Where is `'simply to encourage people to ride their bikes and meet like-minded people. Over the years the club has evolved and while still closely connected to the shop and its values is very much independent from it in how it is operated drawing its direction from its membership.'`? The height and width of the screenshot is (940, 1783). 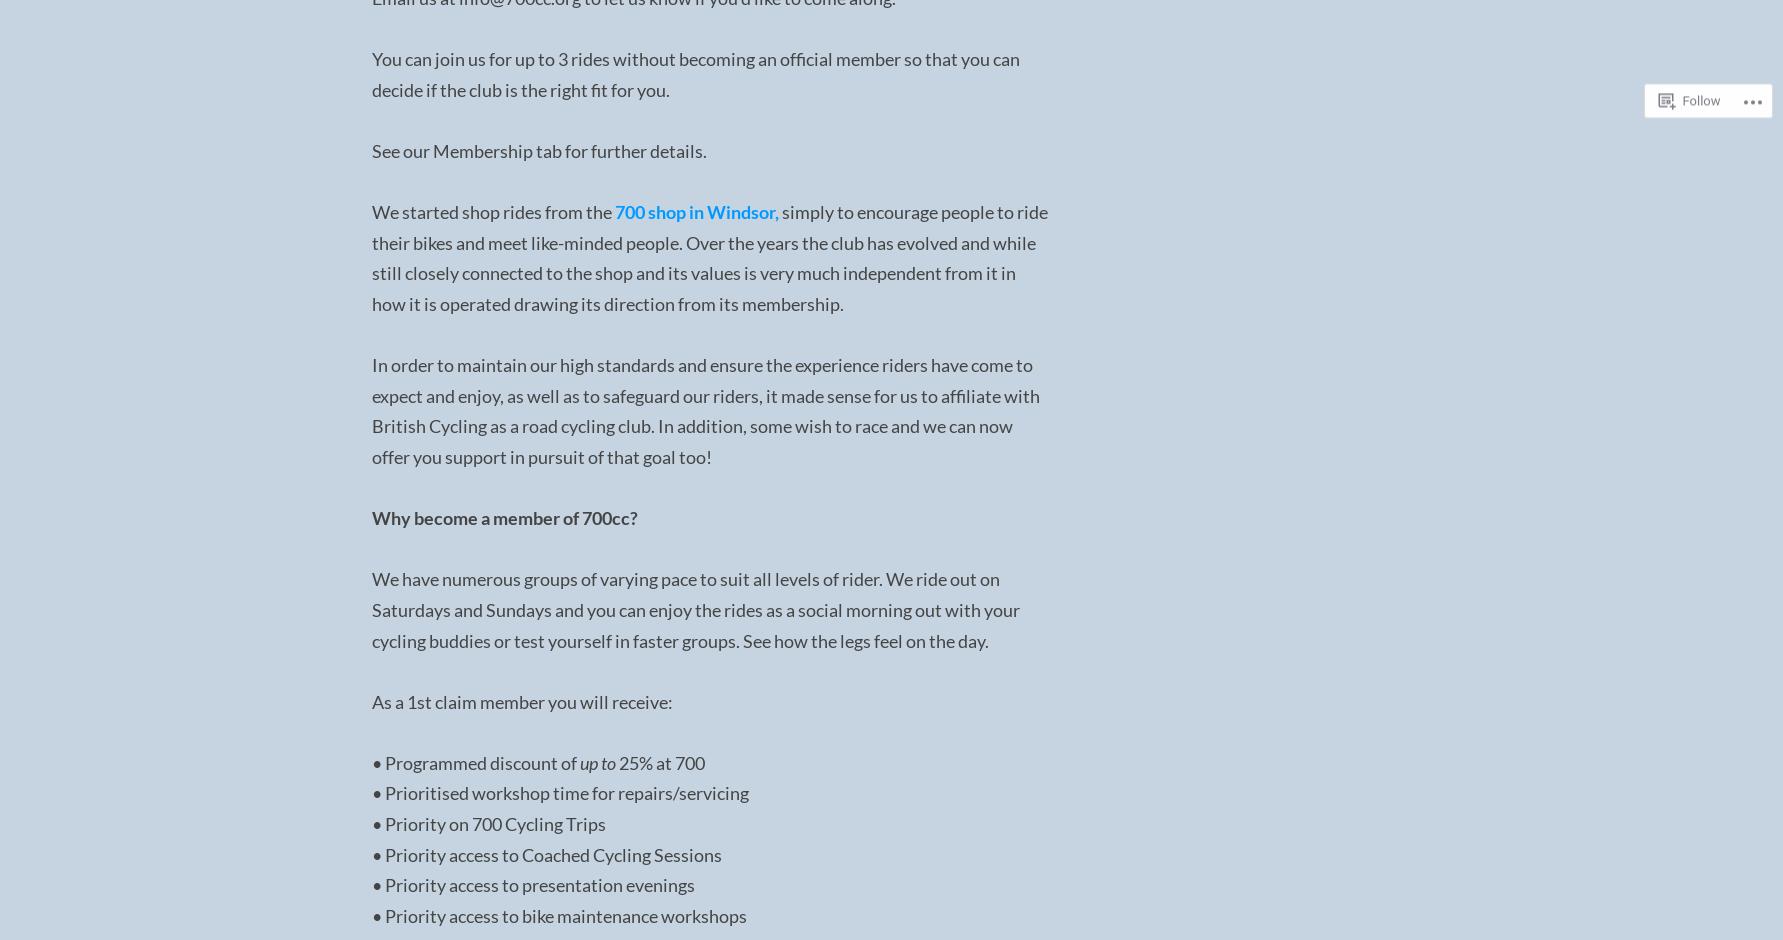
'simply to encourage people to ride their bikes and meet like-minded people. Over the years the club has evolved and while still closely connected to the shop and its values is very much independent from it in how it is operated drawing its direction from its membership.' is located at coordinates (707, 257).